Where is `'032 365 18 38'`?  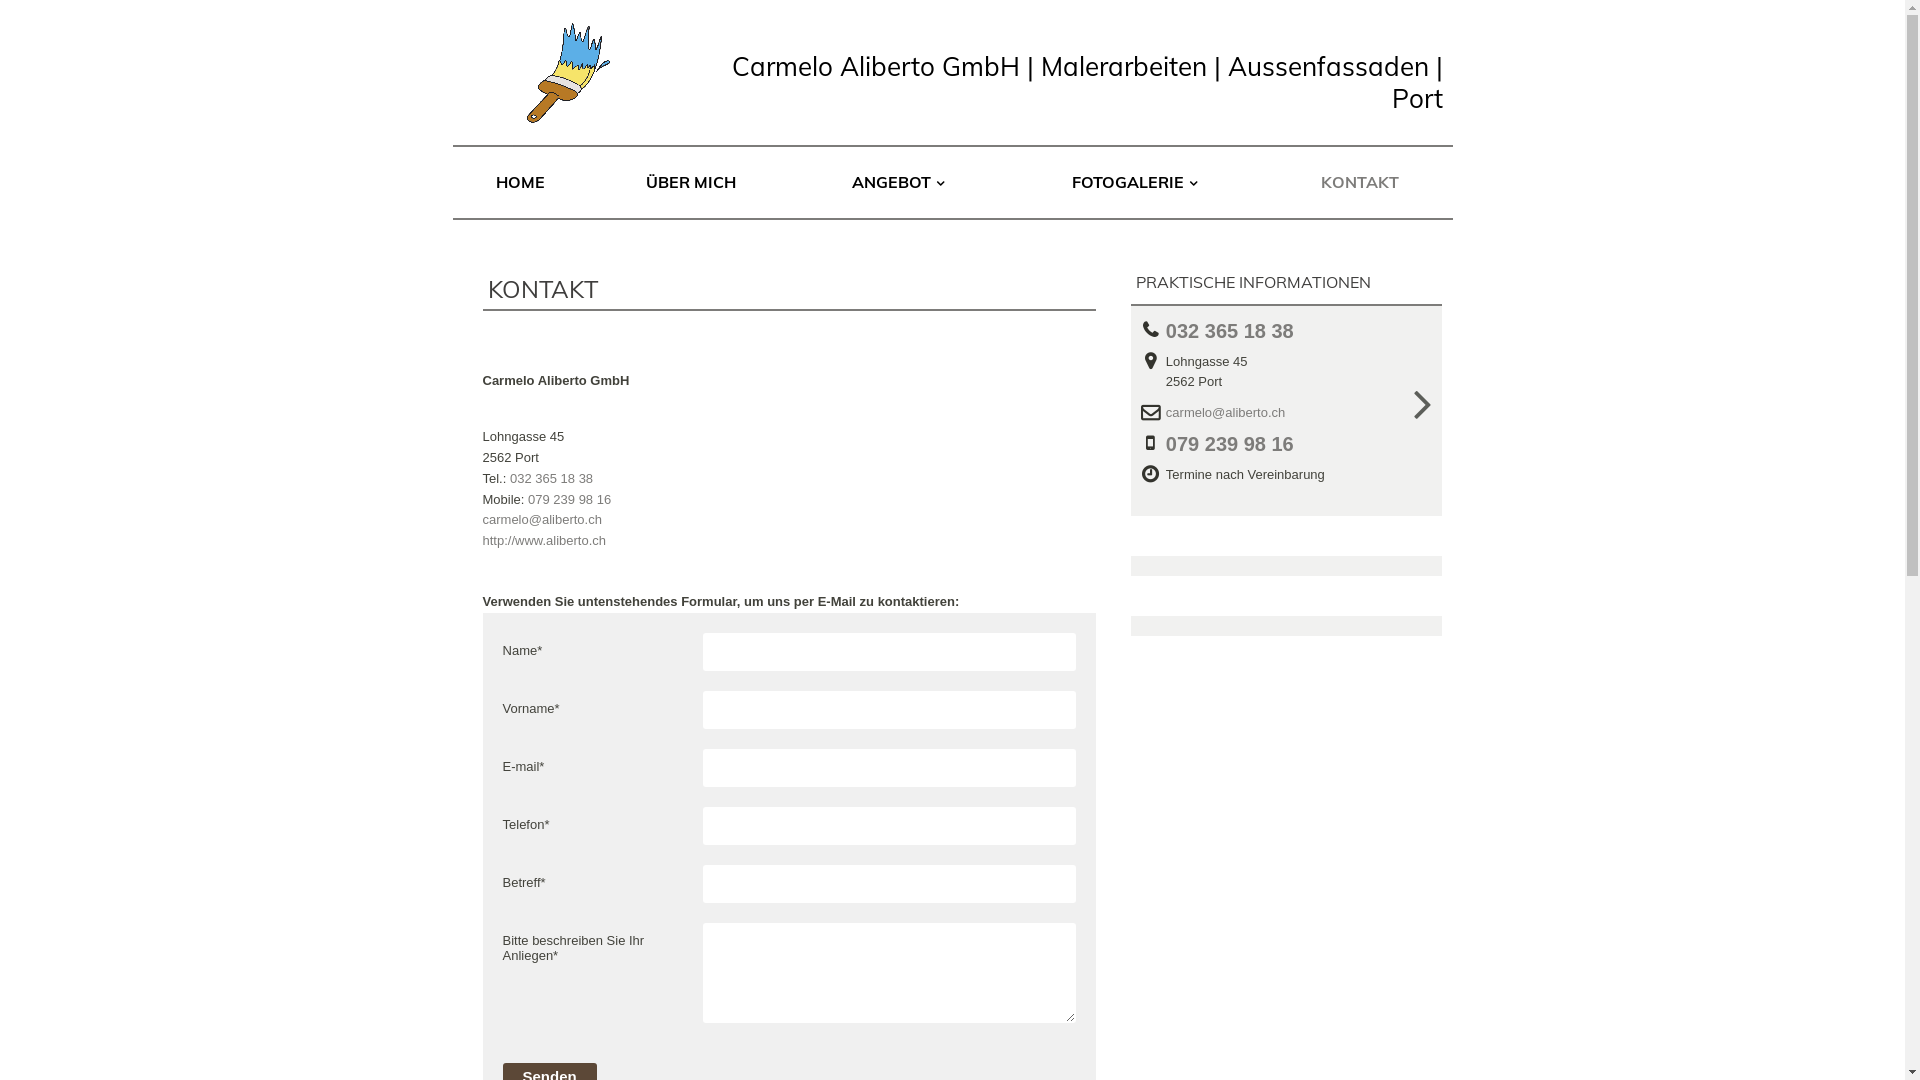 '032 365 18 38' is located at coordinates (1235, 330).